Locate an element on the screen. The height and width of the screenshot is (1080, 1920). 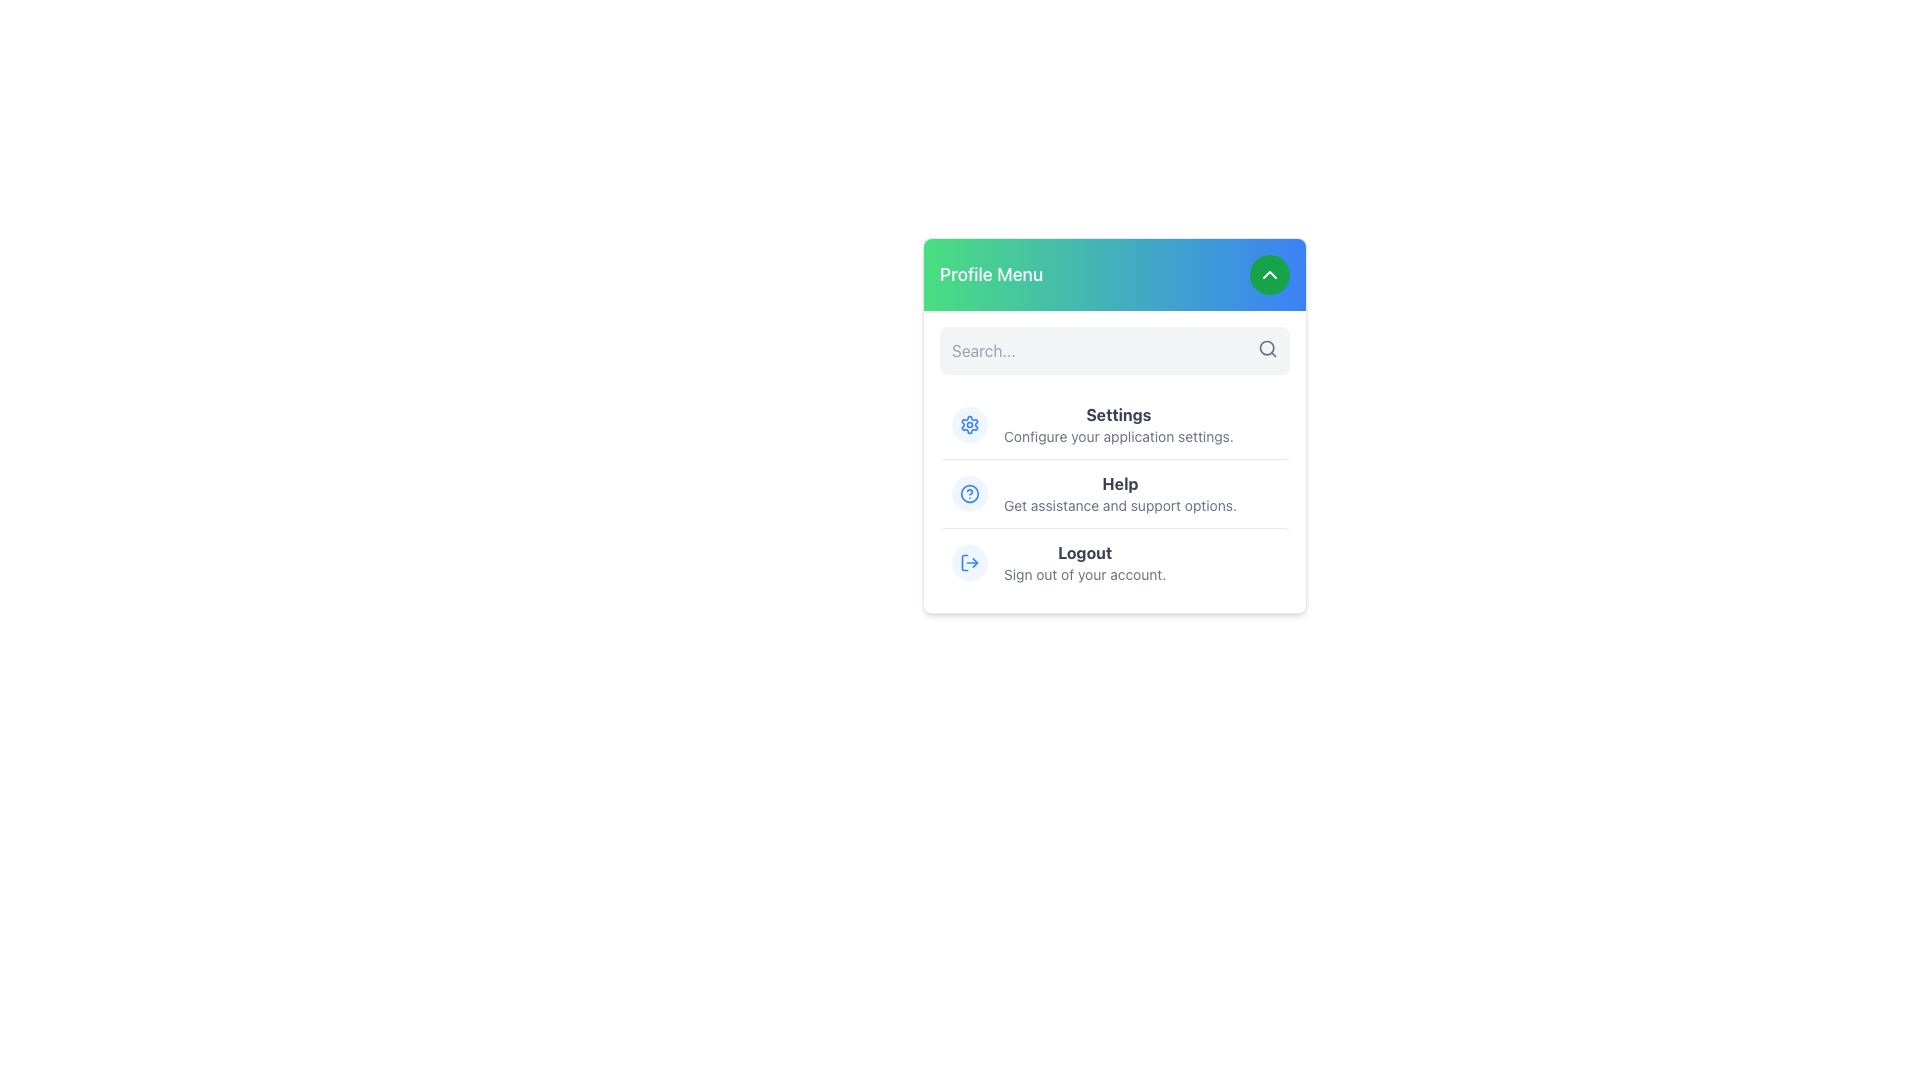
the circular icon with a light blue background and a gear-shaped symbol in blue, located to the left of the 'Settings' label in the profile menu is located at coordinates (969, 423).